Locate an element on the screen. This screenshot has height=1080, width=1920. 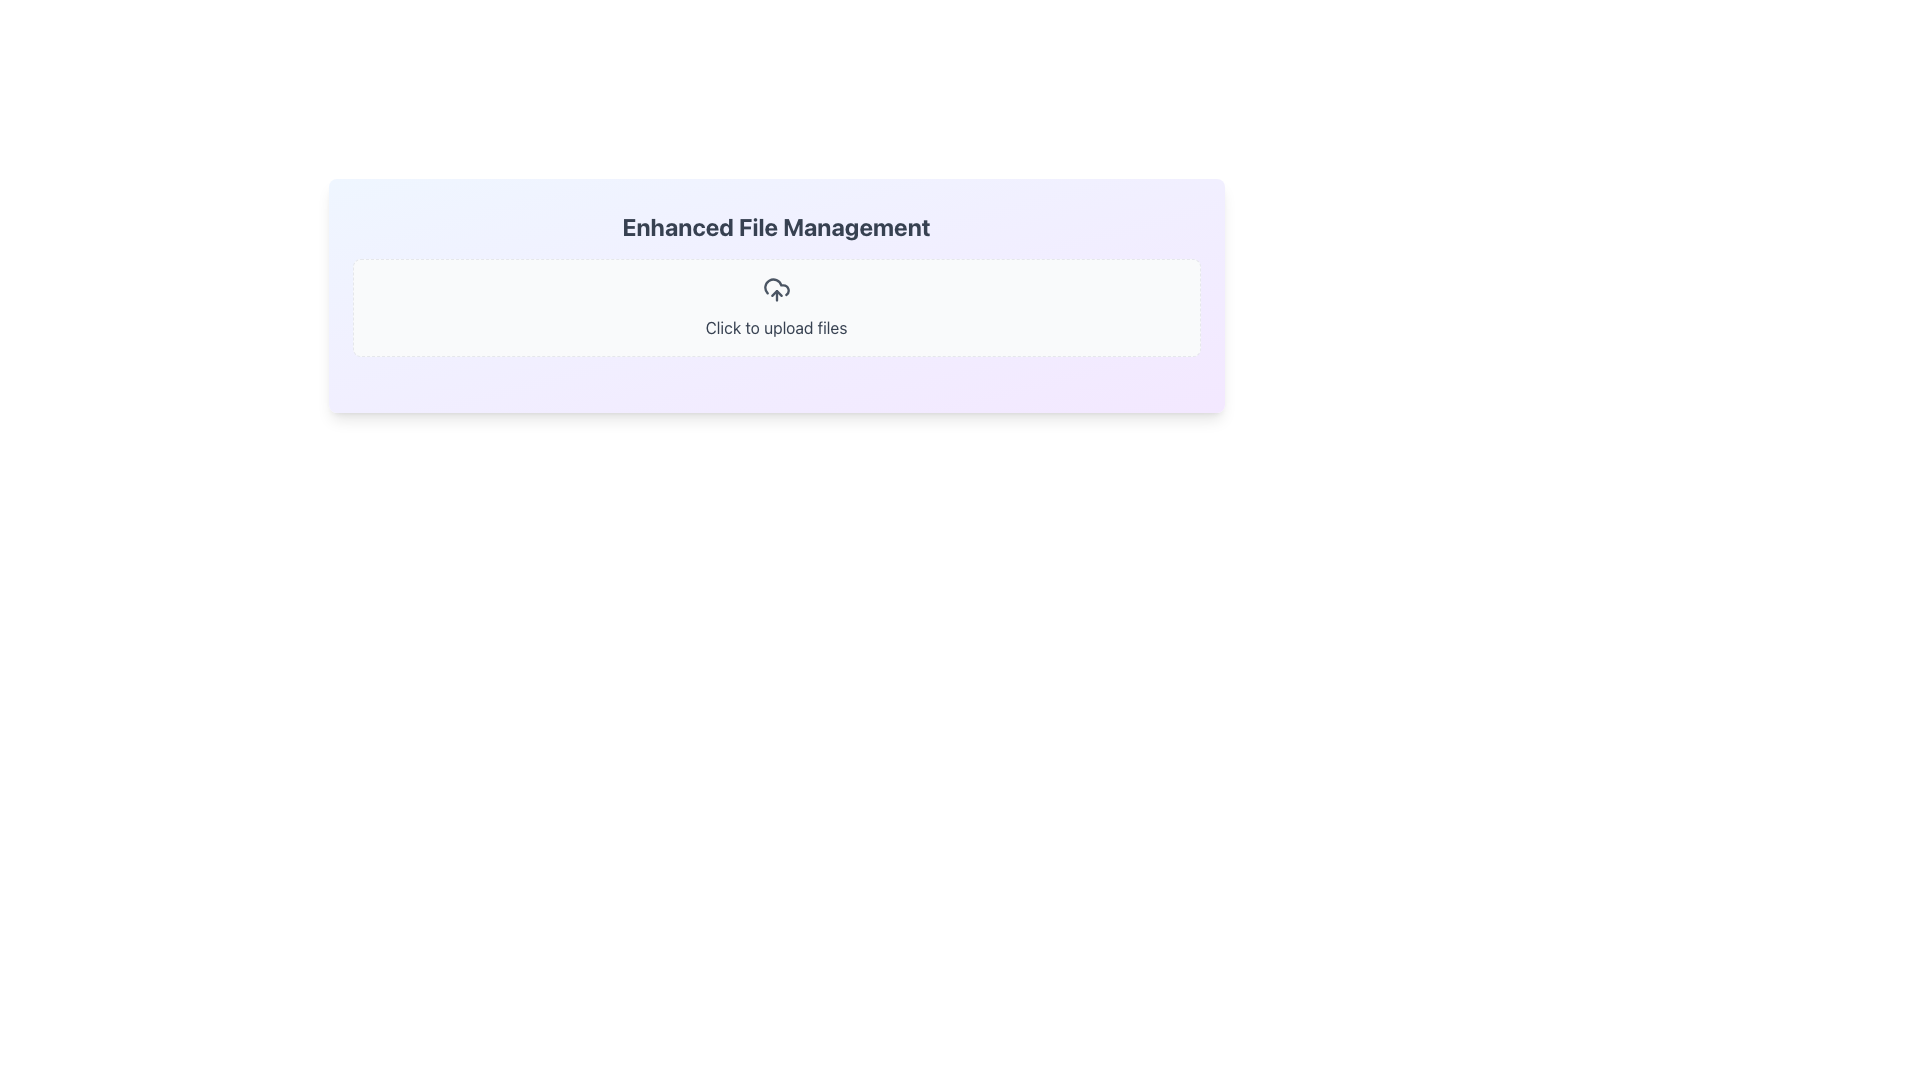
the content block with a gradient background containing the text 'Enhanced File Management' and the instructions 'Click to upload files' is located at coordinates (775, 296).